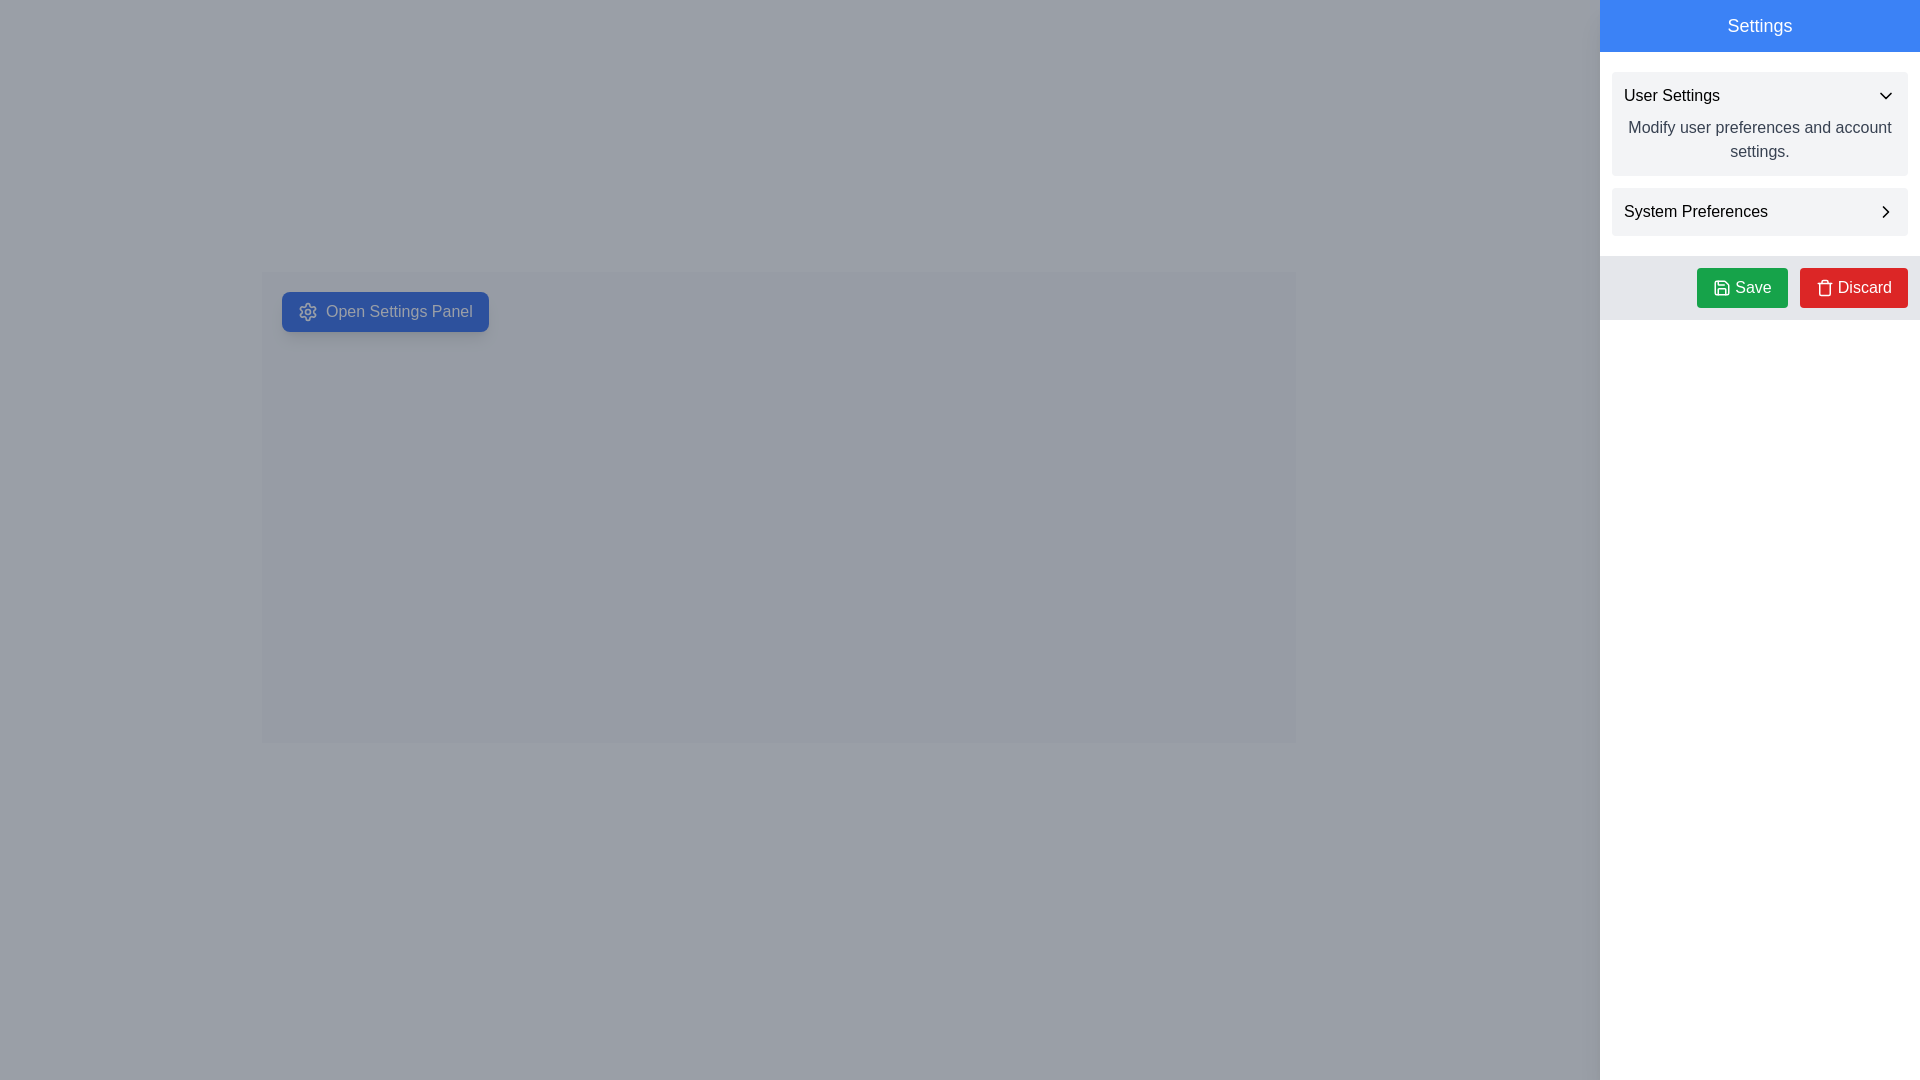  I want to click on the chevron button located to the far right of the 'System Preferences' text in the Settings interface, so click(1885, 212).